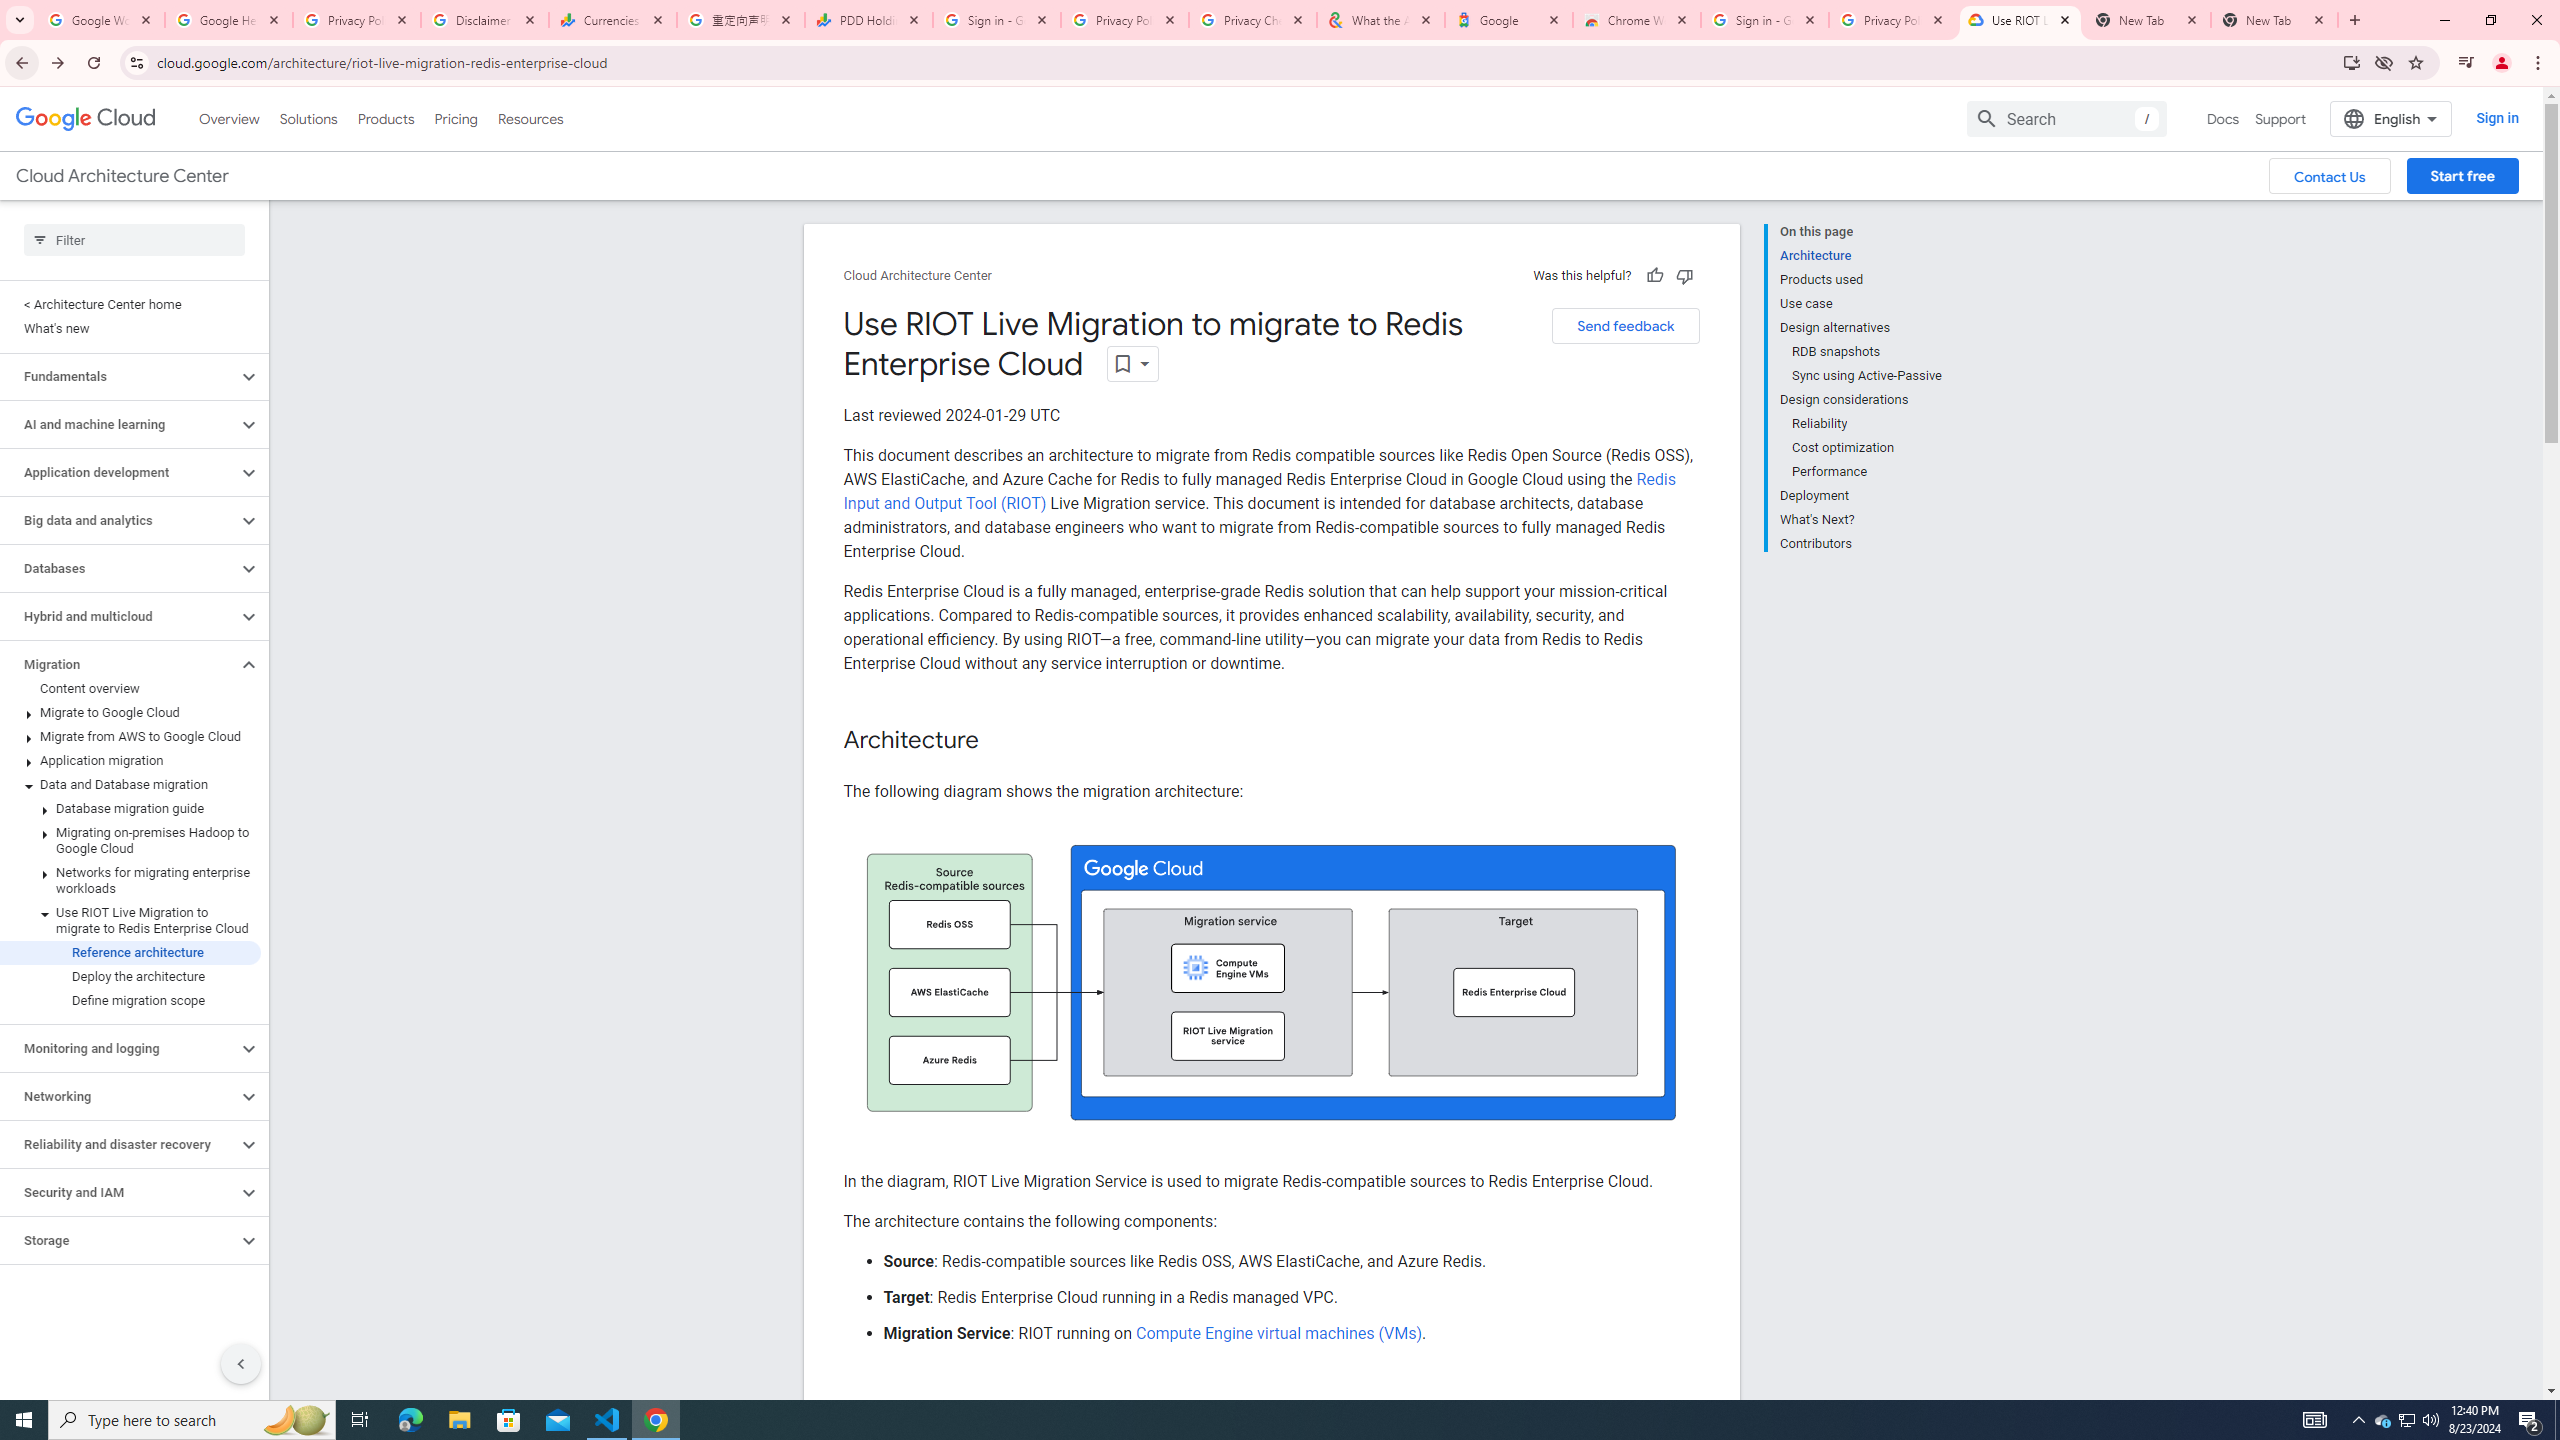  Describe the element at coordinates (130, 784) in the screenshot. I see `'Data and Database migration'` at that location.